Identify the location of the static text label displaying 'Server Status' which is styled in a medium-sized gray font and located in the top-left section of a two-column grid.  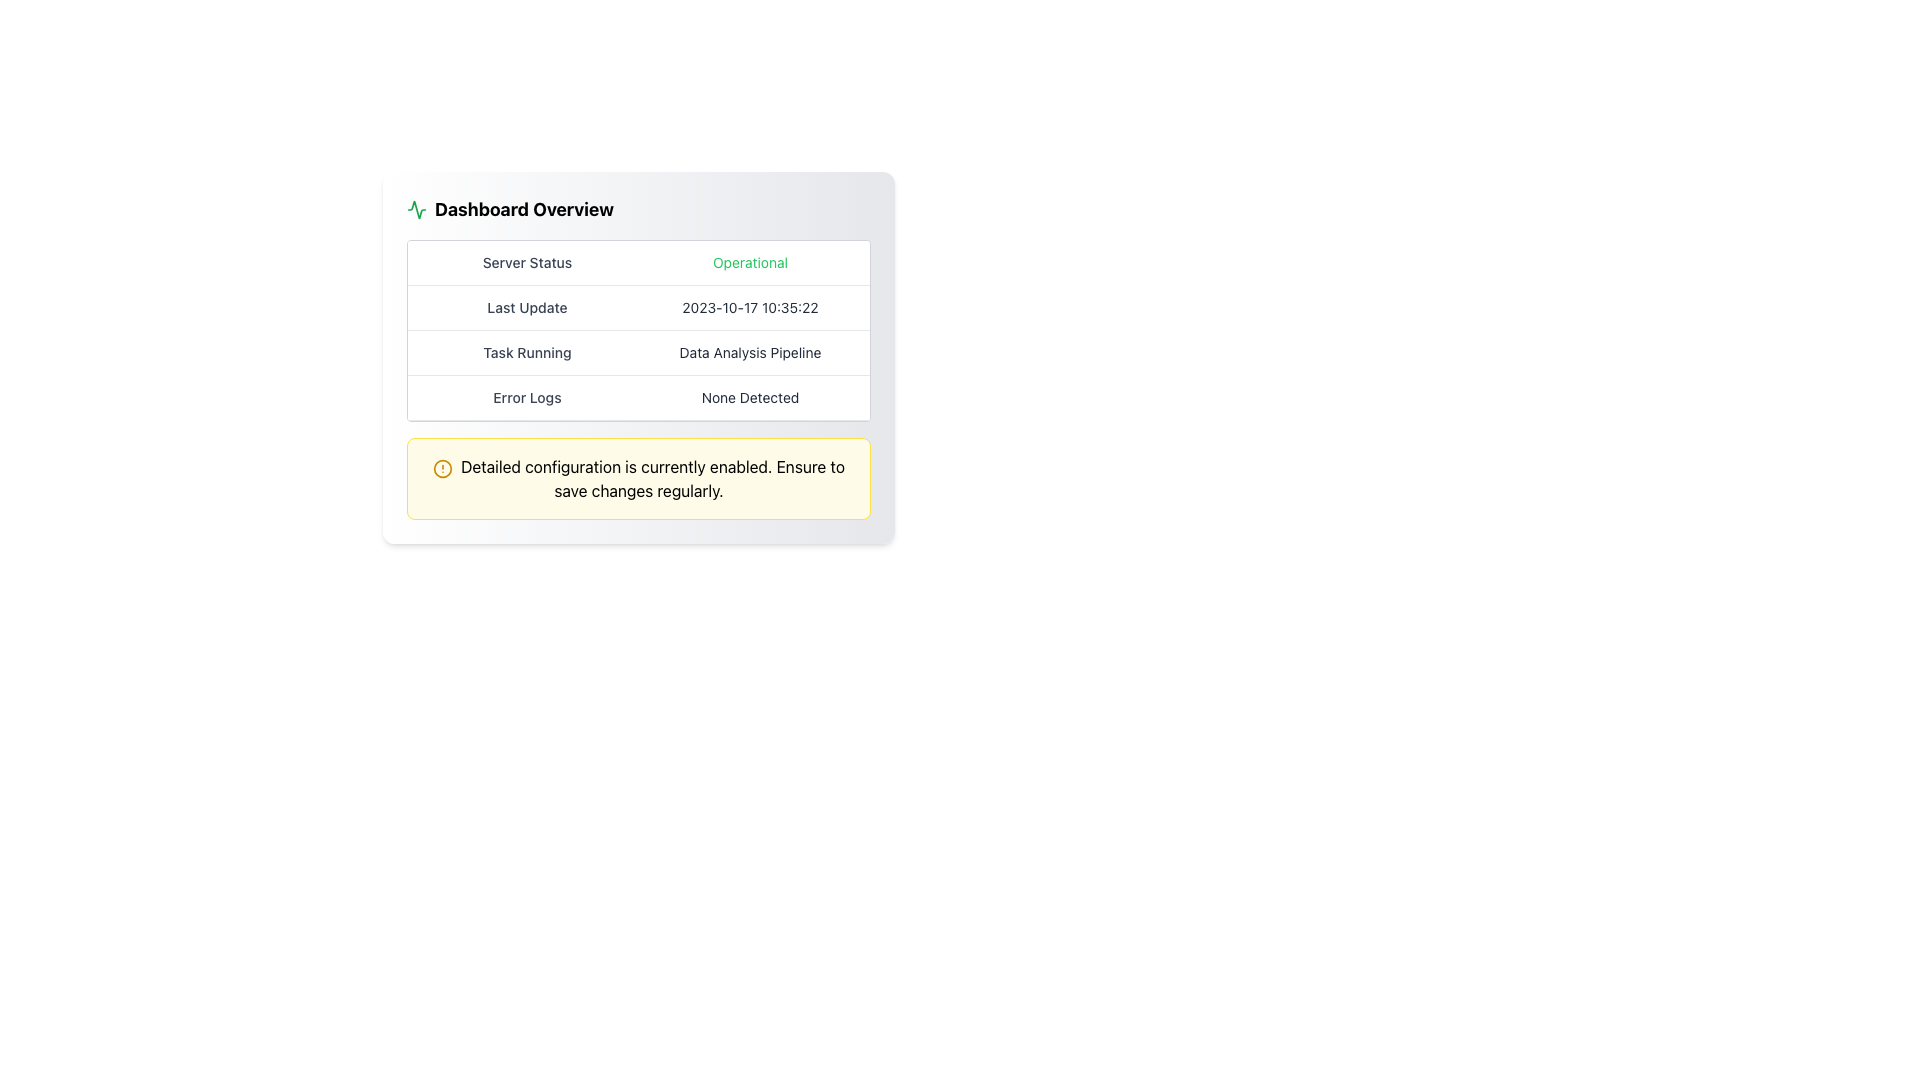
(527, 261).